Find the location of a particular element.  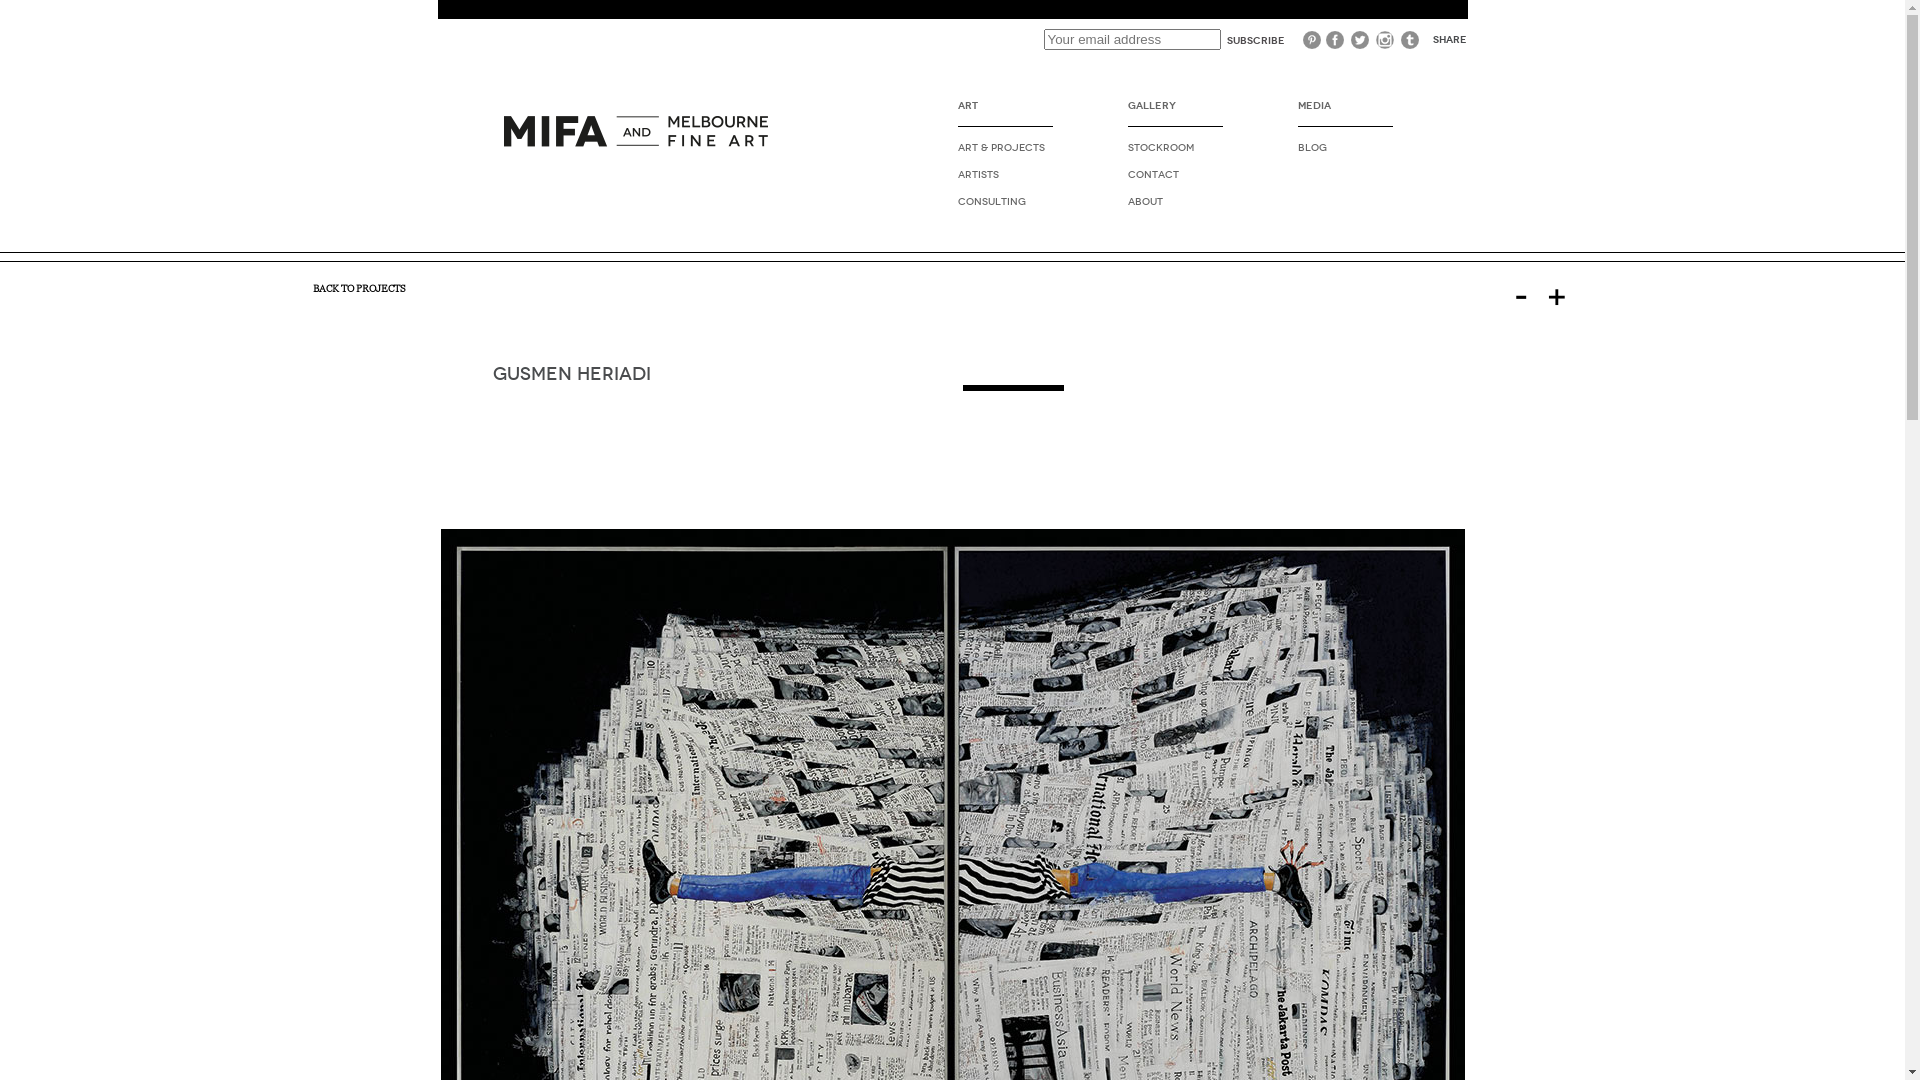

'ARTISTS' is located at coordinates (1005, 173).